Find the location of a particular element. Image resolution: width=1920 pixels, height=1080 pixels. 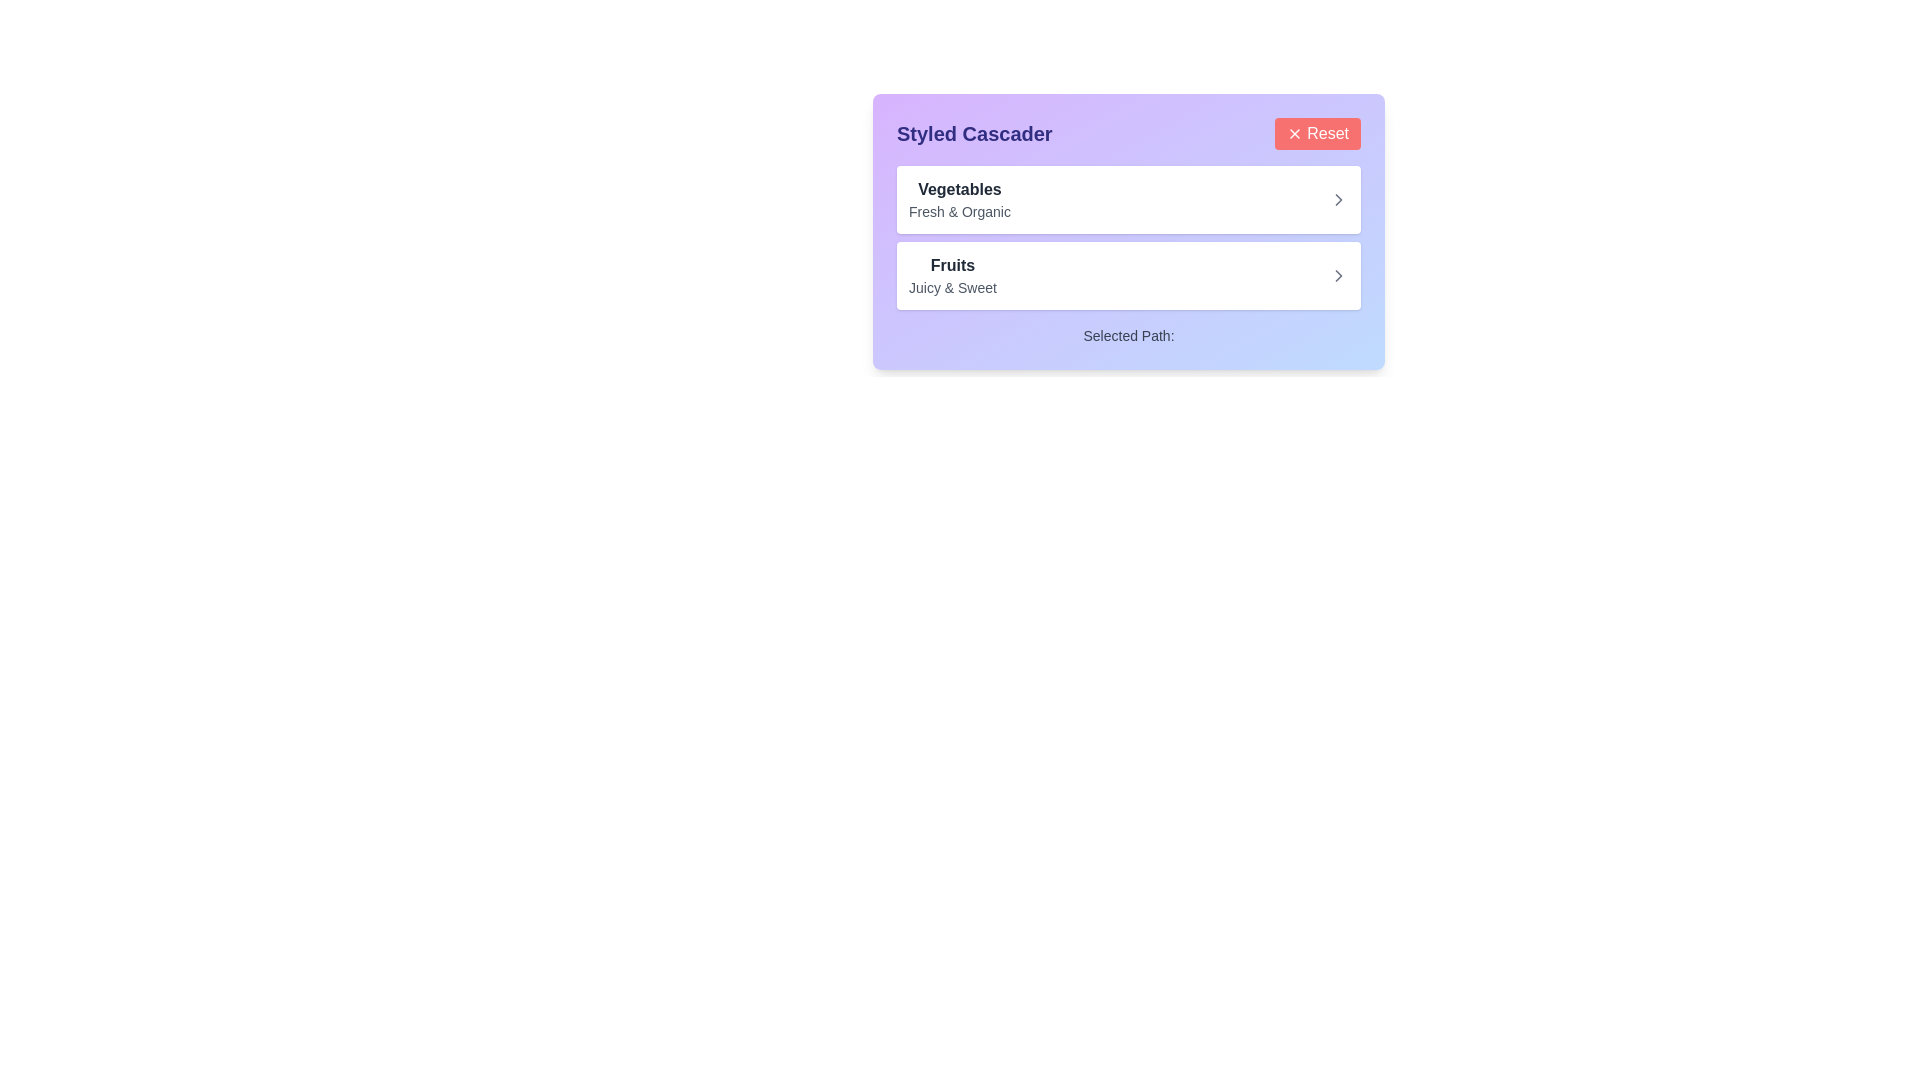

the text label 'Styled Cascader' which is bold, large, and deep indigo located at the top-left corner of a rounded purple-pink gradient rectangular area is located at coordinates (974, 134).